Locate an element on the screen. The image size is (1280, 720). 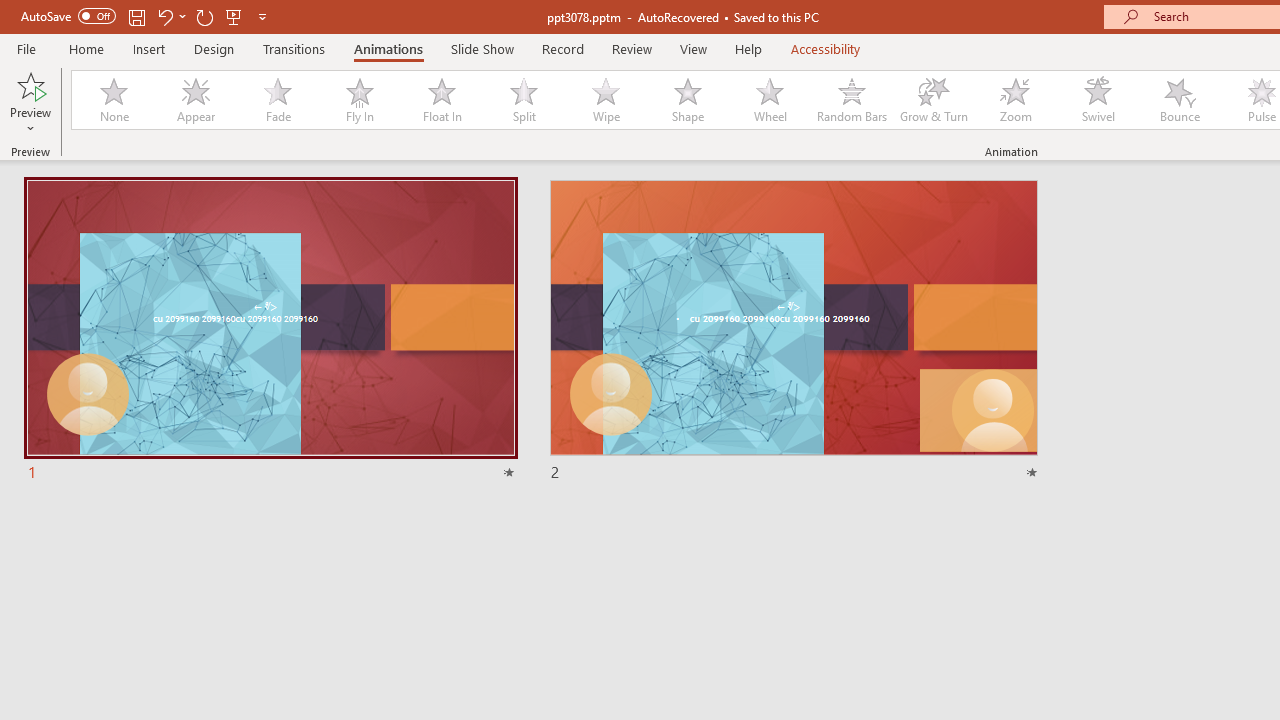
'Split' is located at coordinates (523, 100).